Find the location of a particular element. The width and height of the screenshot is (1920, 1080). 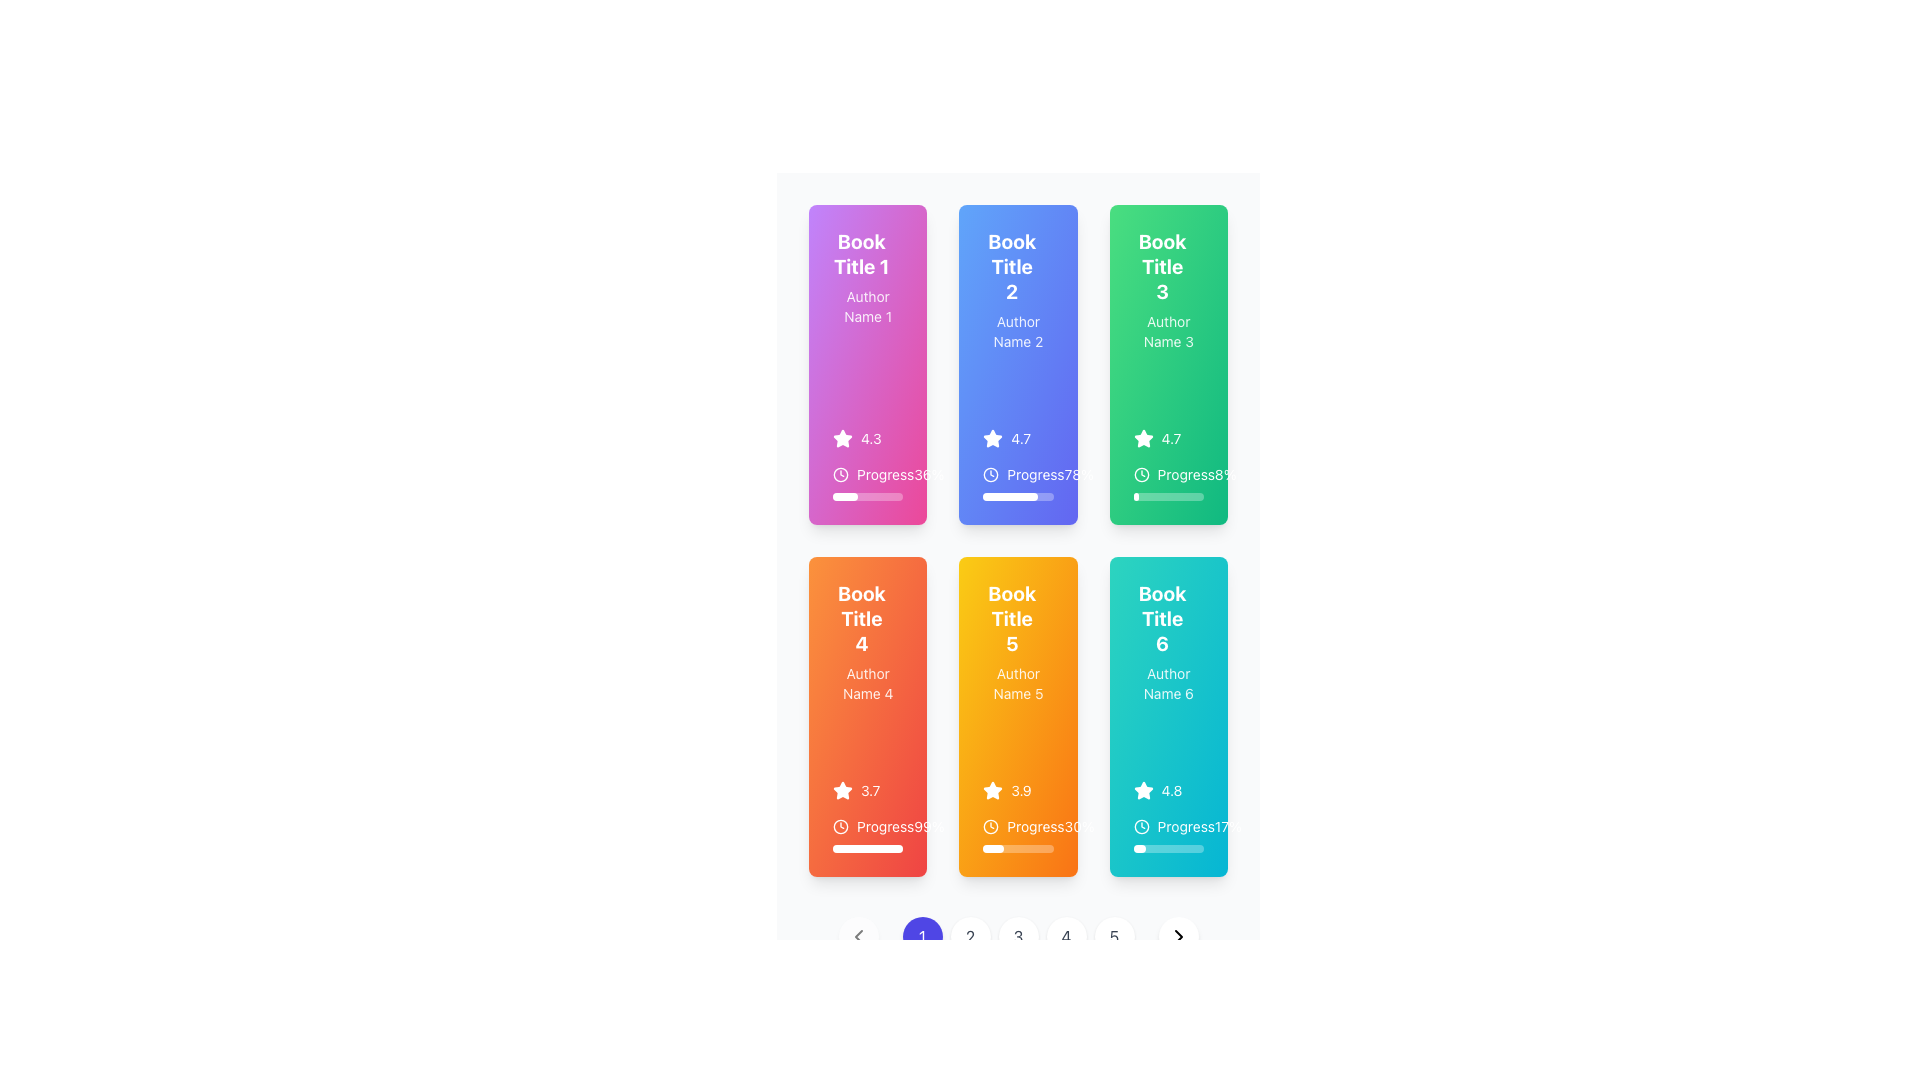

the small circular button with a white background and a black chevron icon pointing to the right at its center is located at coordinates (1178, 937).